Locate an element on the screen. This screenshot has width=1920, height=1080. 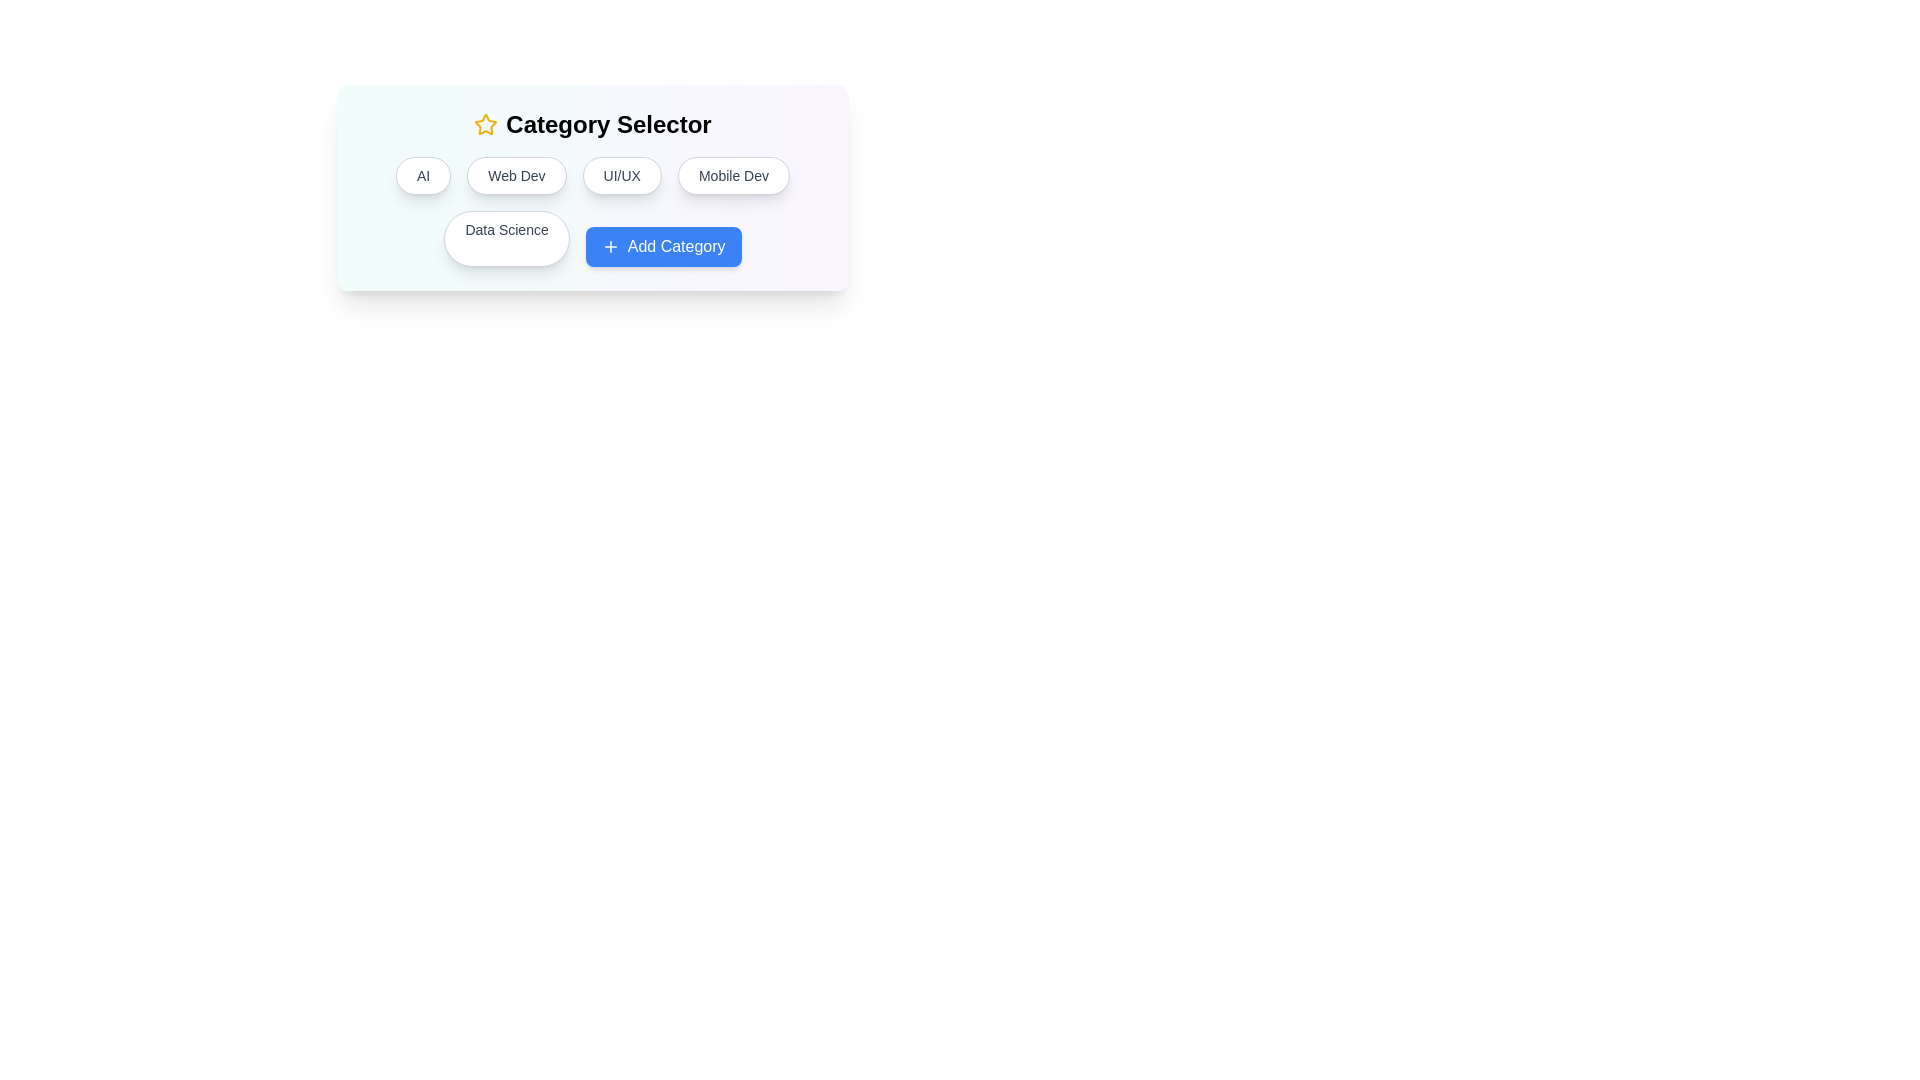
the category button labeled 'Data Science' is located at coordinates (507, 238).